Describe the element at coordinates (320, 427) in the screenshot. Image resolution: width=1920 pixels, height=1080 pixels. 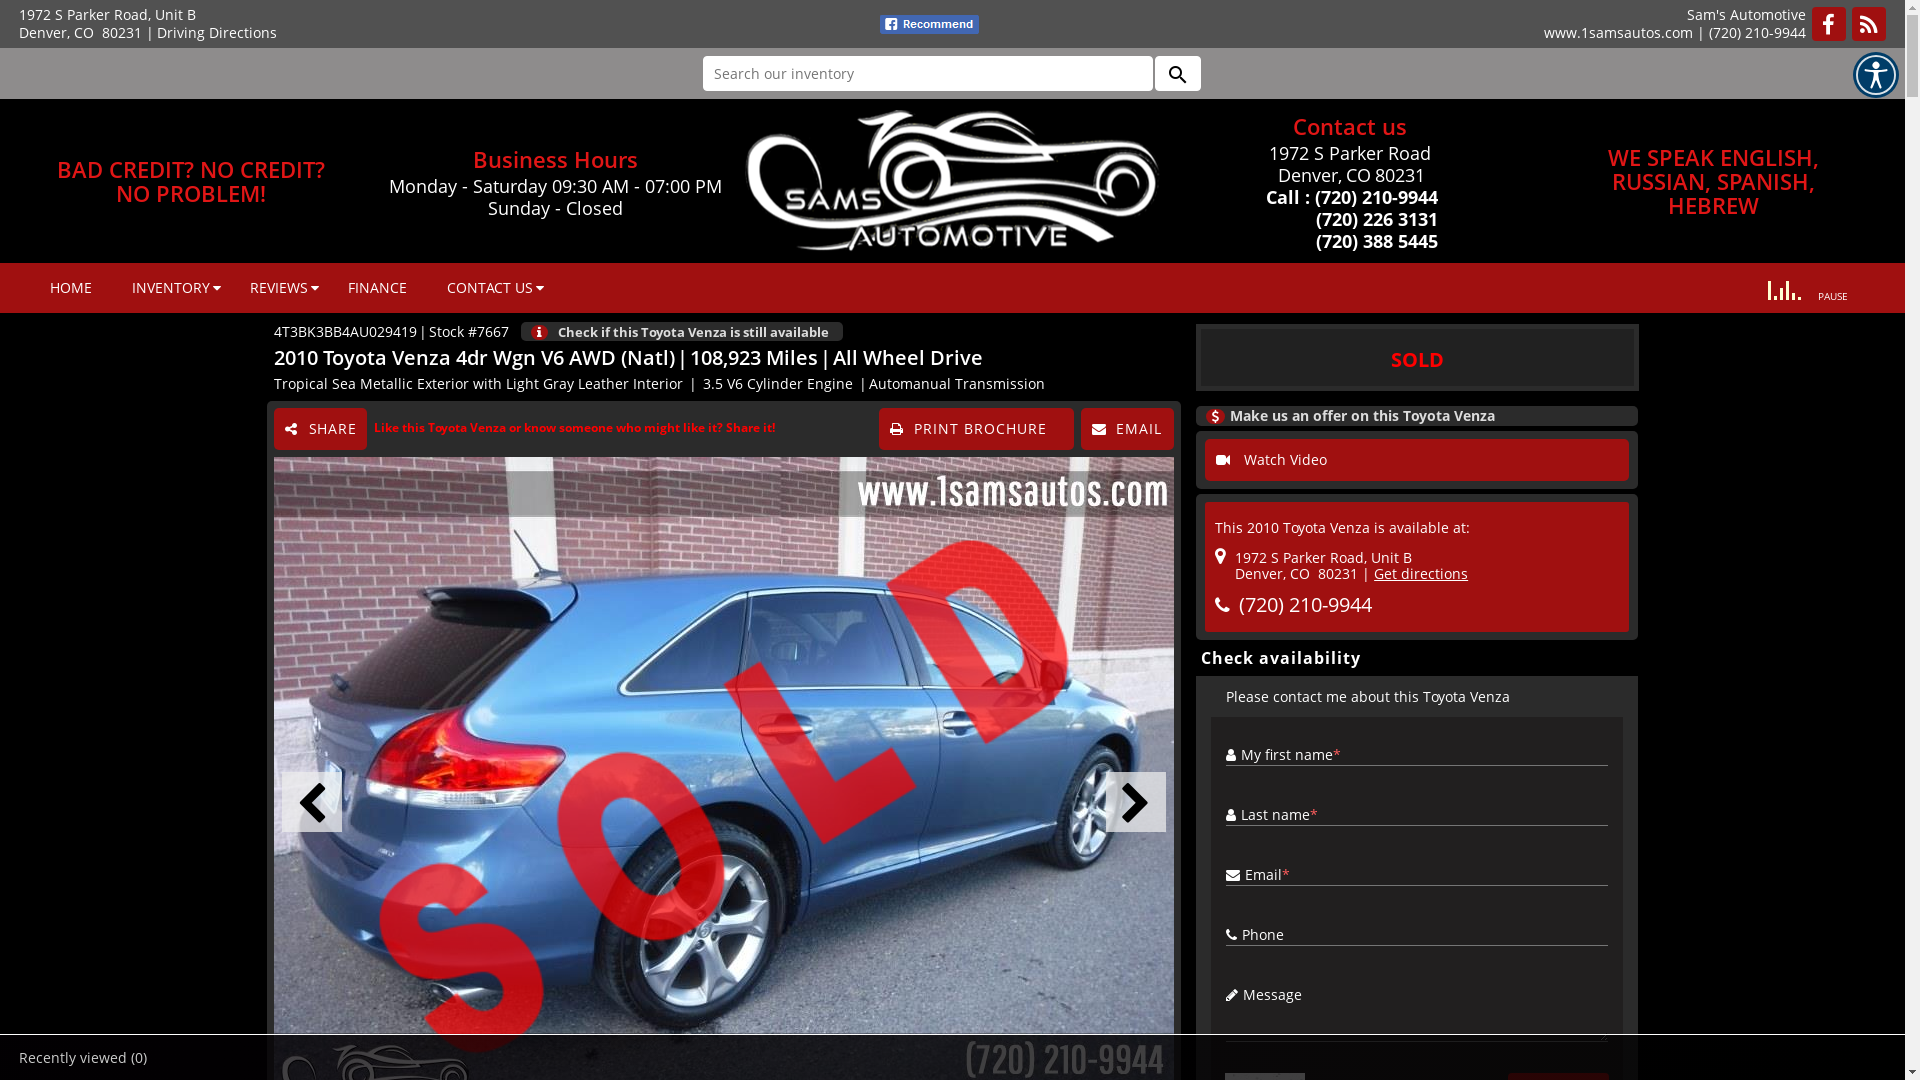
I see `'SHARE'` at that location.